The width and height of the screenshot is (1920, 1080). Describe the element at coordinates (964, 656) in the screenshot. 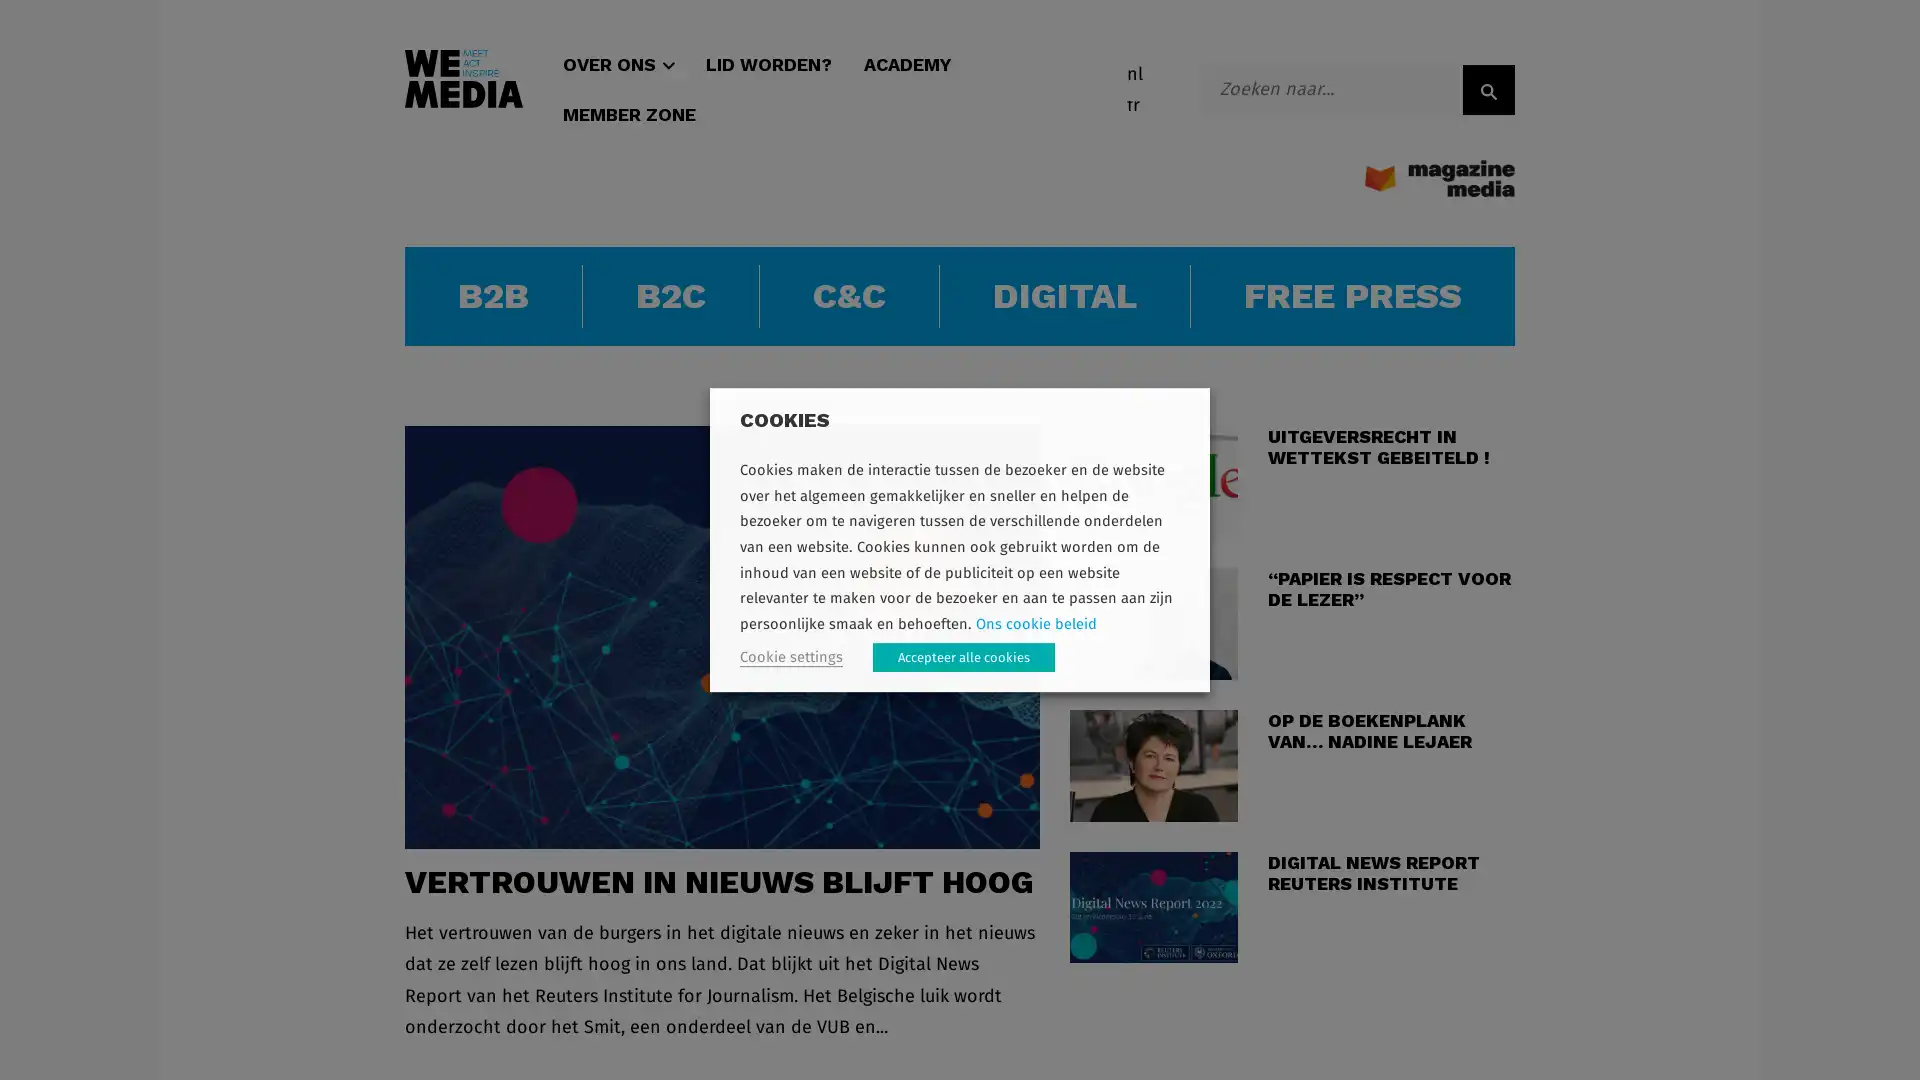

I see `Accepteer alle cookies` at that location.